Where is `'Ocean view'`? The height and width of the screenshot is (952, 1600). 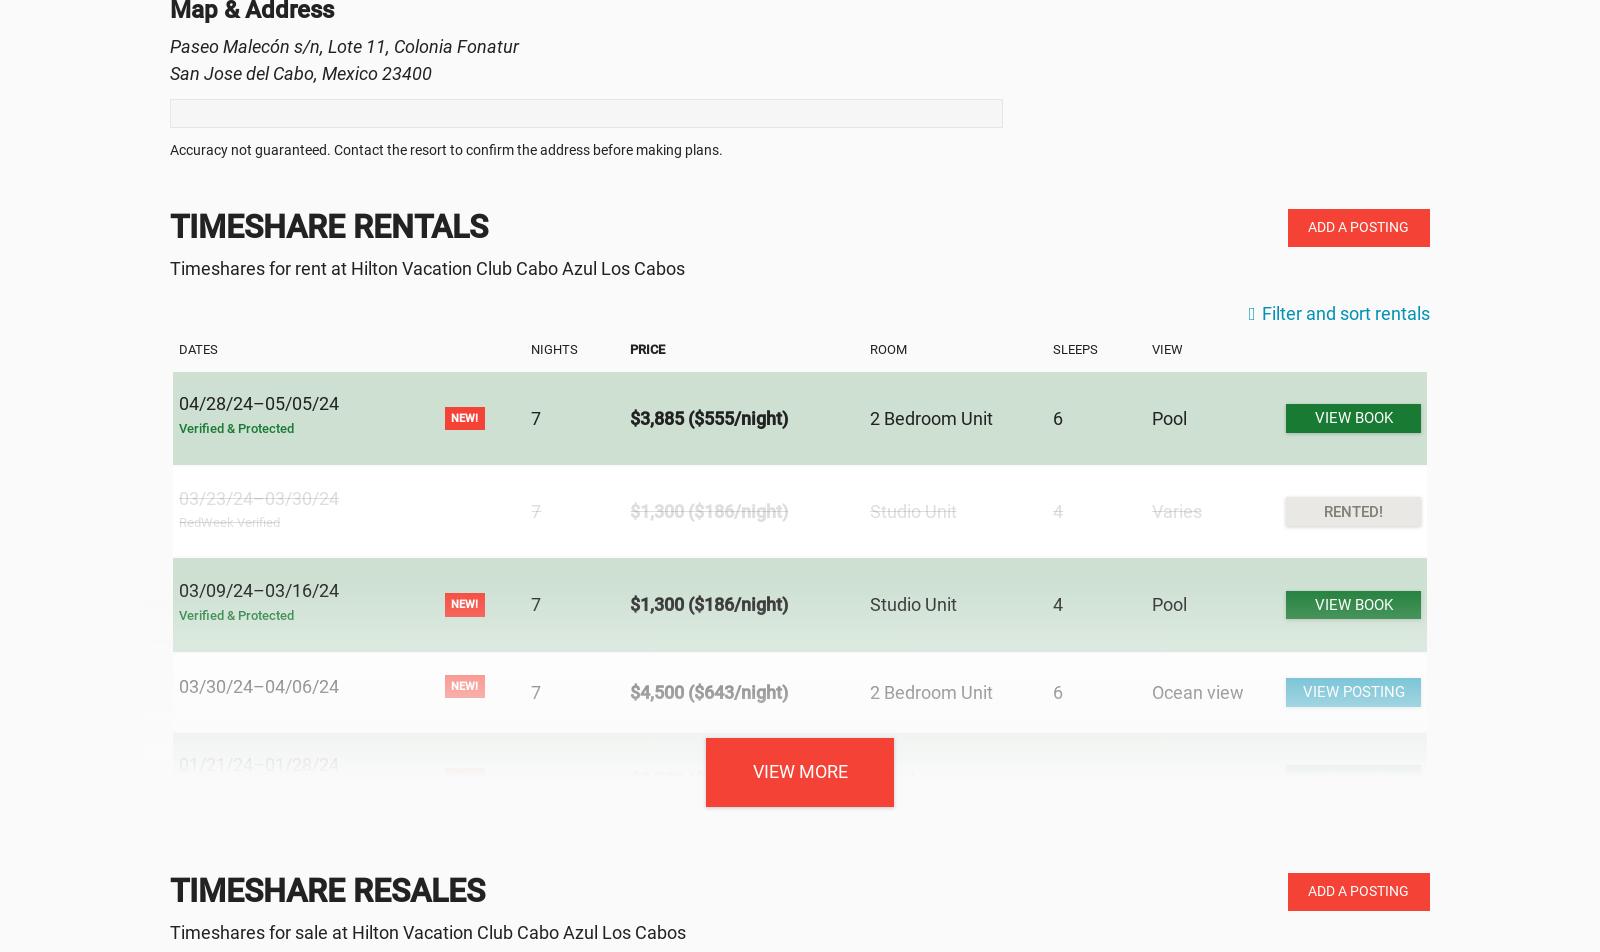
'Ocean view' is located at coordinates (1151, 691).